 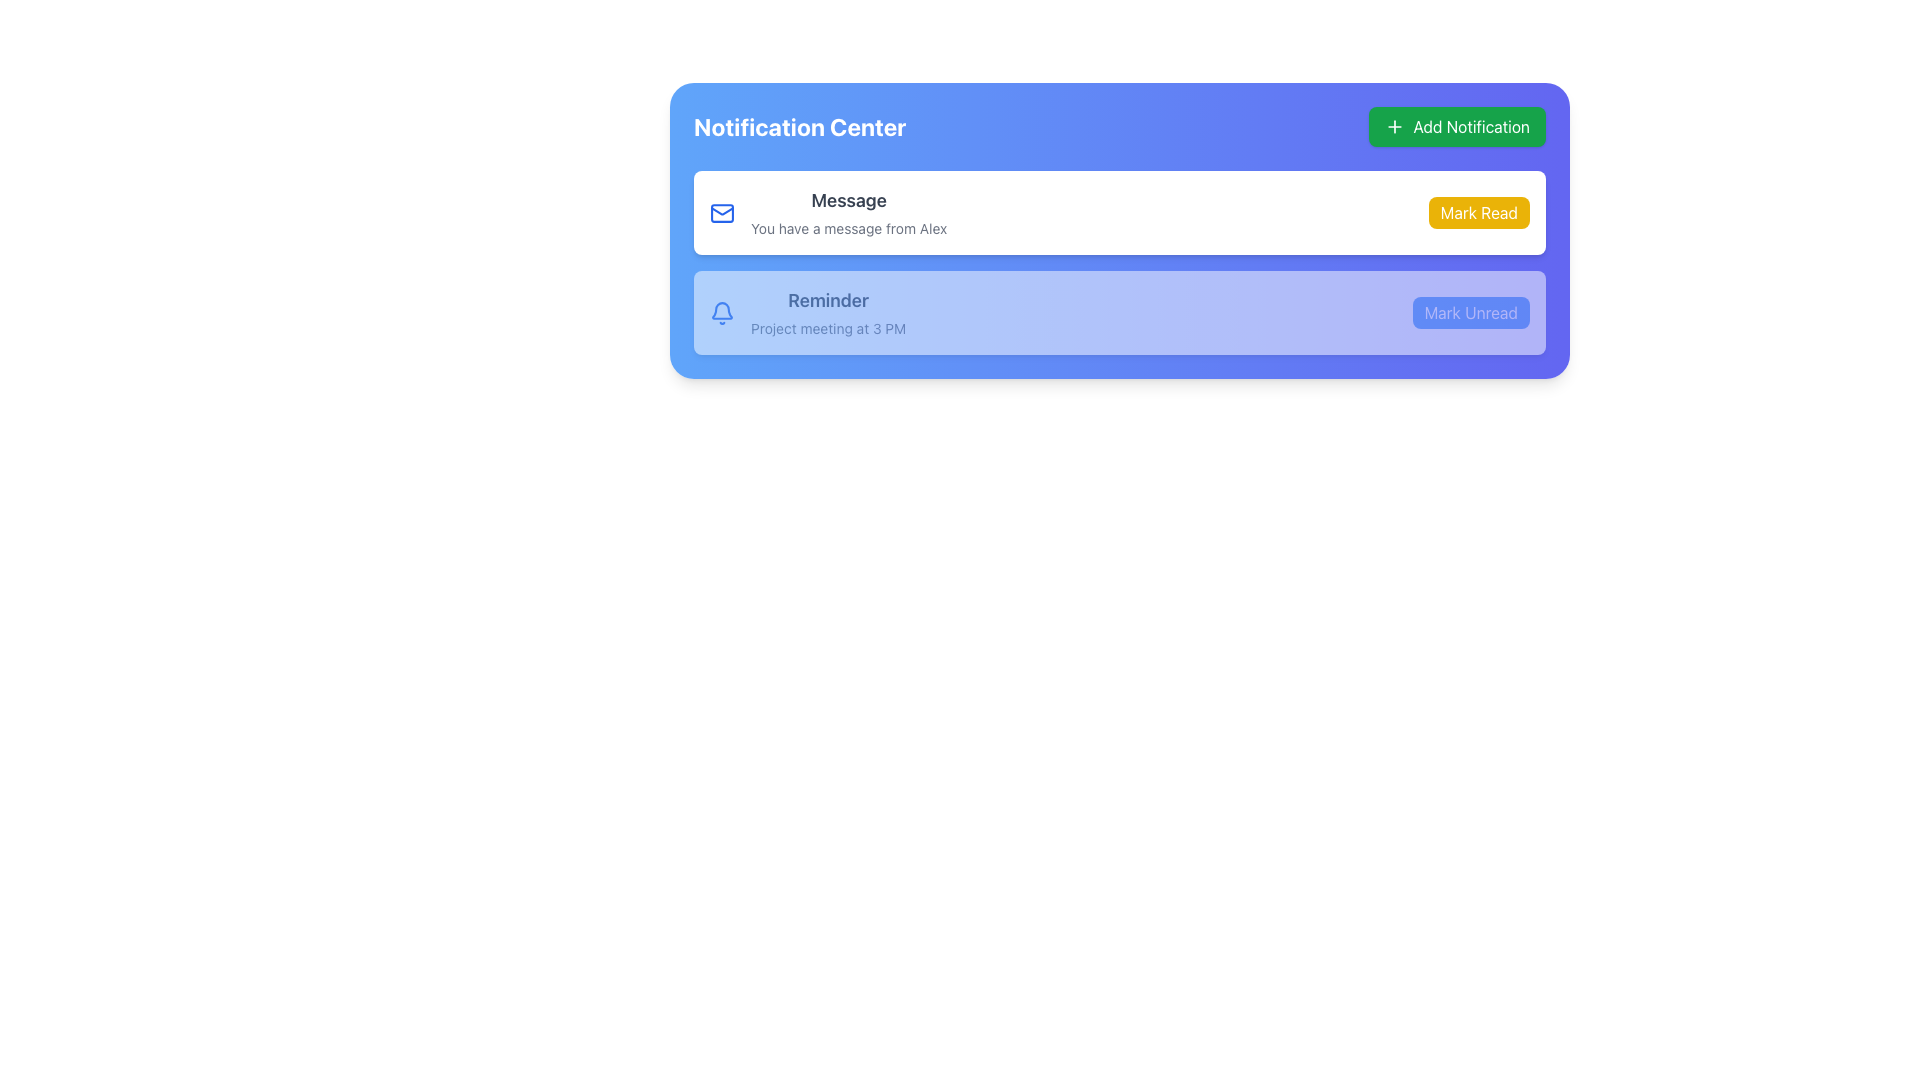 I want to click on the 'Message' text label displayed in bold and larger font within the 'Notification Center' interface, positioned at the top of the notification card, so click(x=849, y=200).